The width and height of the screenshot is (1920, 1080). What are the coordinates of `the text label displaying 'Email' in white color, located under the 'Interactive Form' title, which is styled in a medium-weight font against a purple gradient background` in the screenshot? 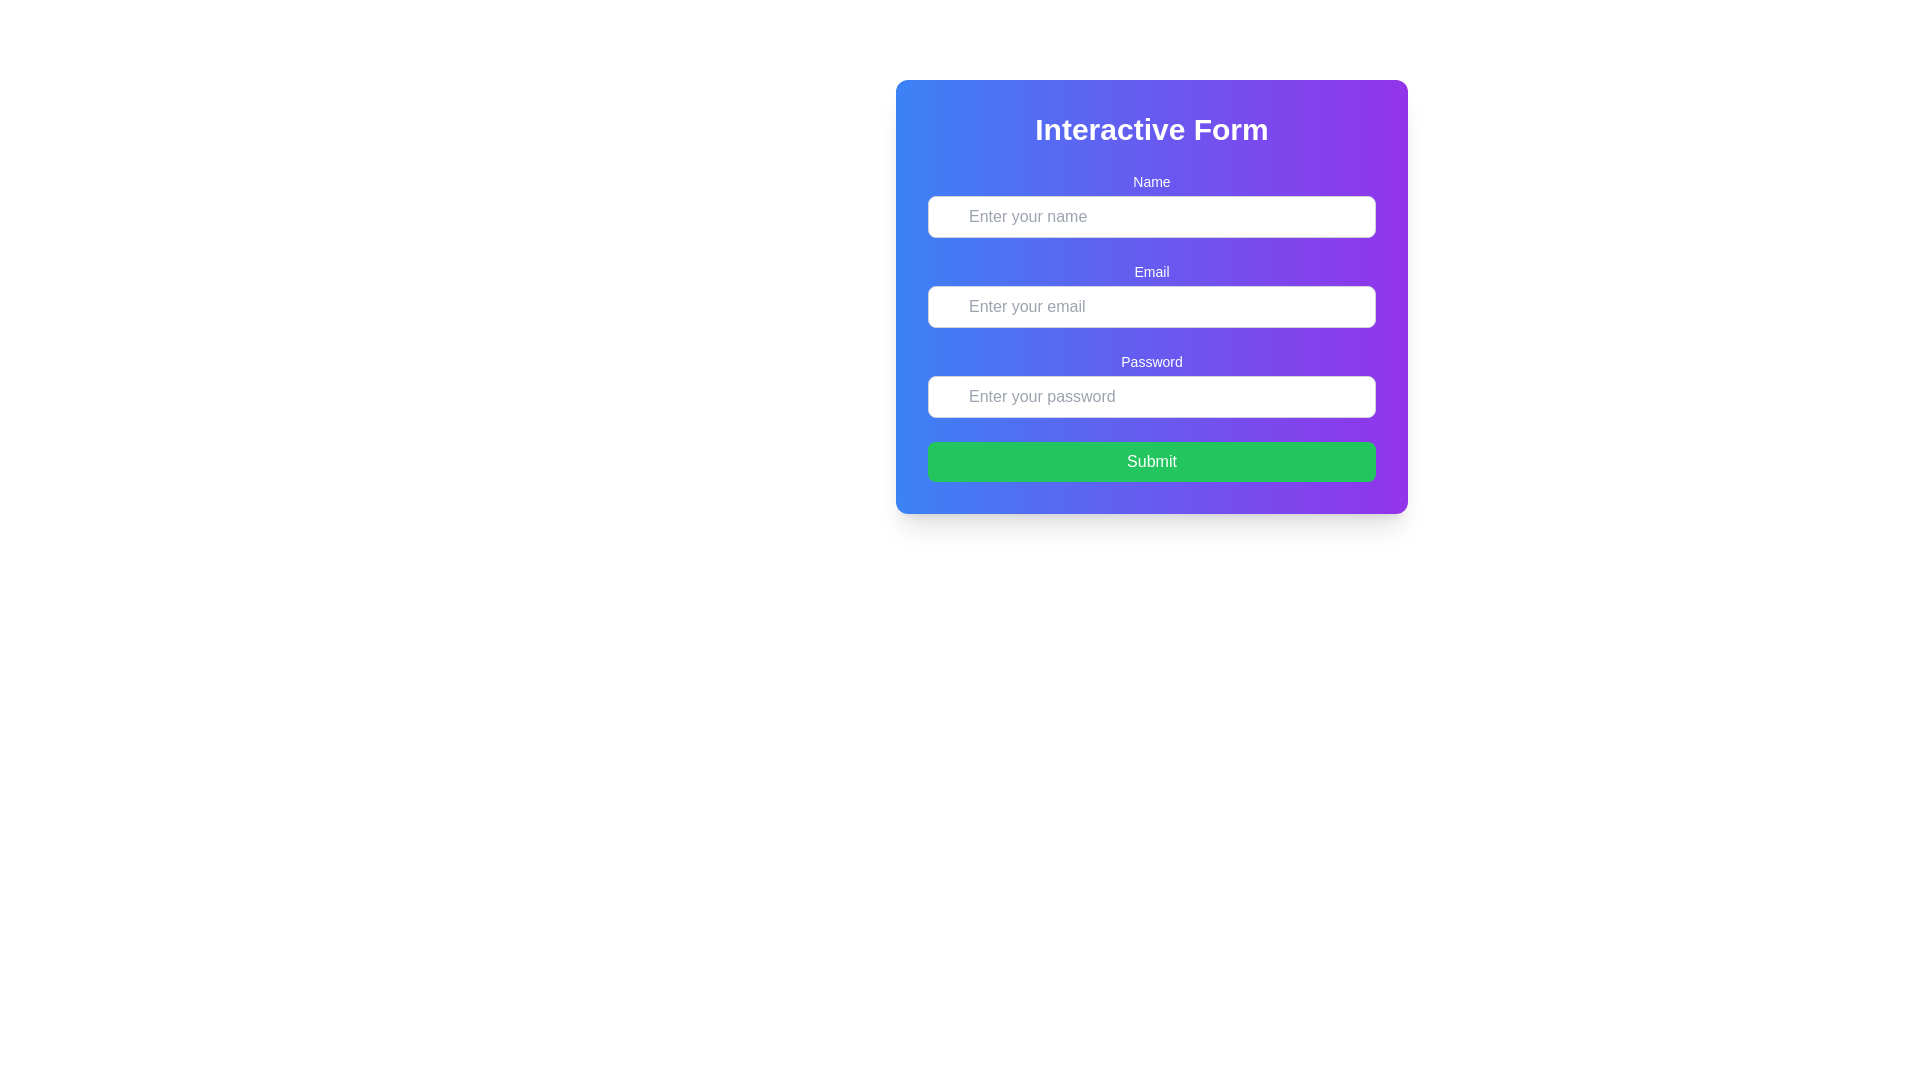 It's located at (1152, 272).